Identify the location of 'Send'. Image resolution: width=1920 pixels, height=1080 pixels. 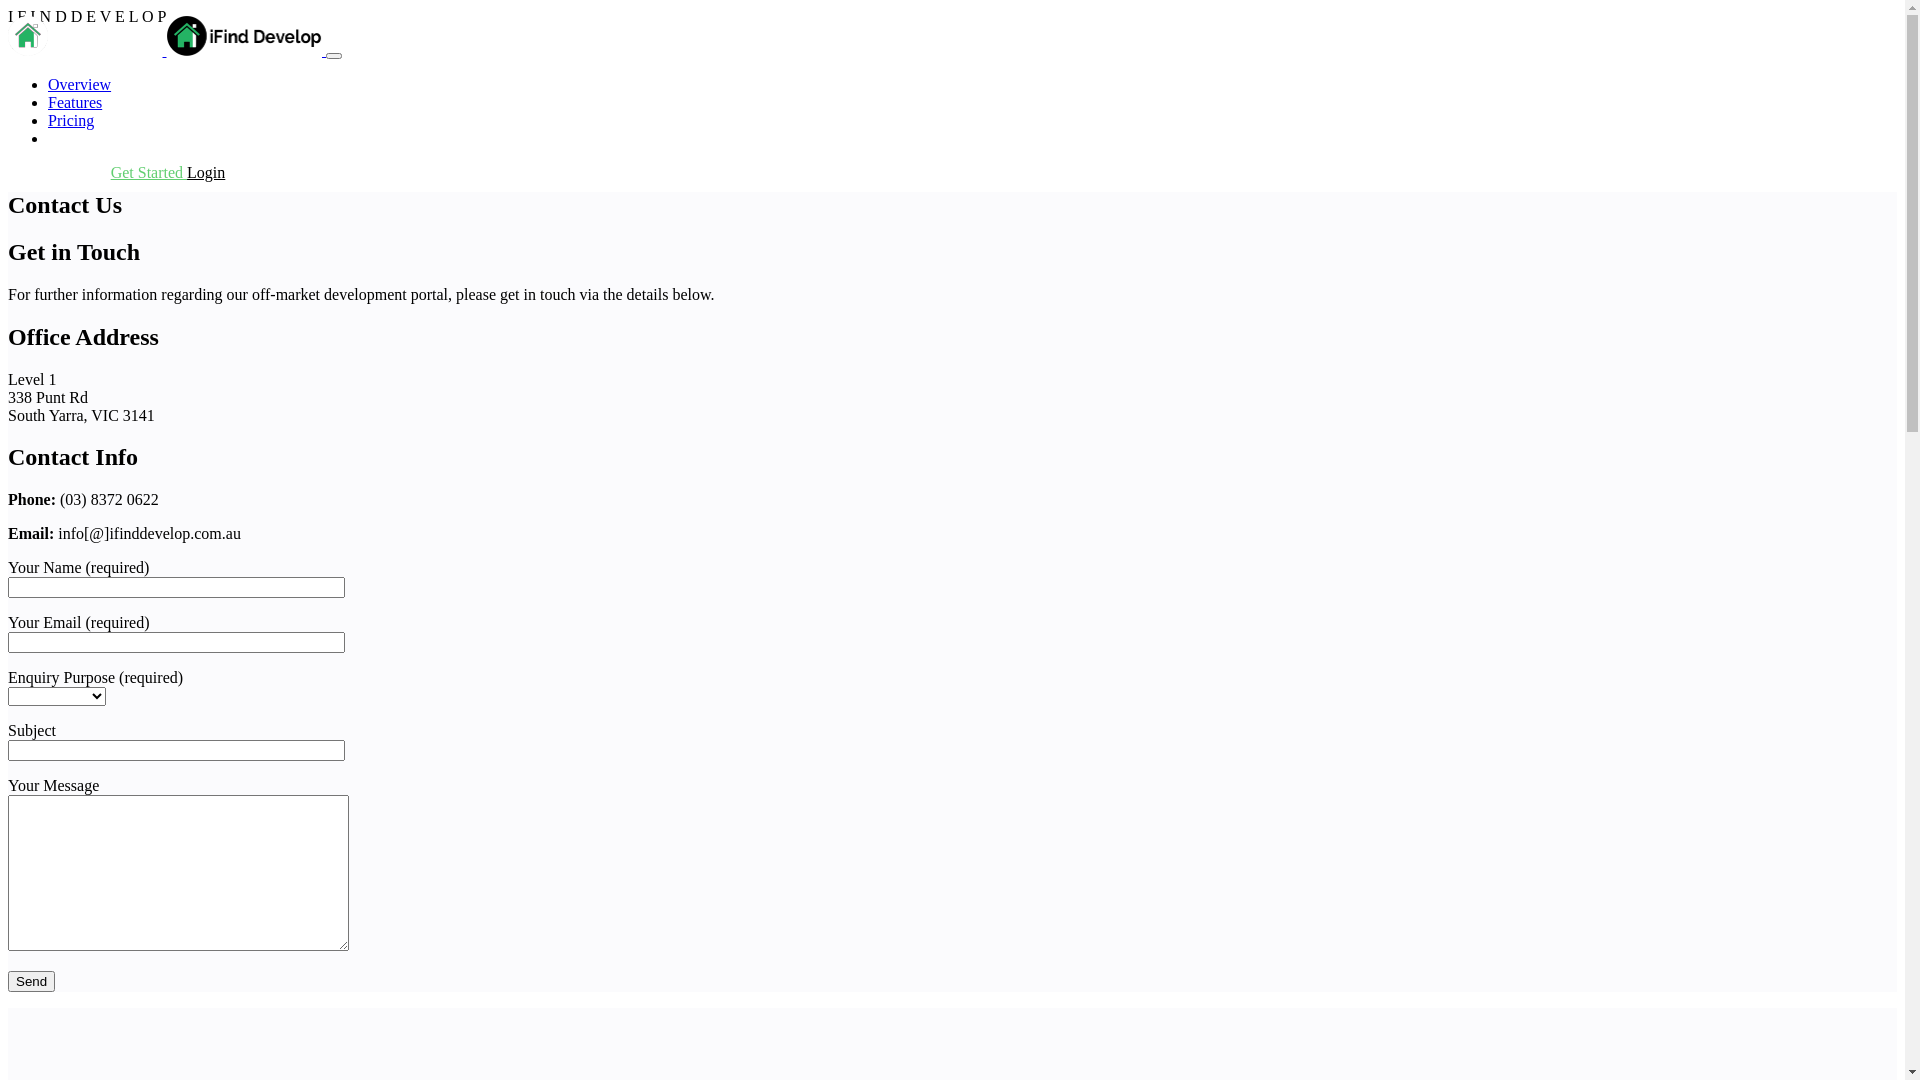
(31, 980).